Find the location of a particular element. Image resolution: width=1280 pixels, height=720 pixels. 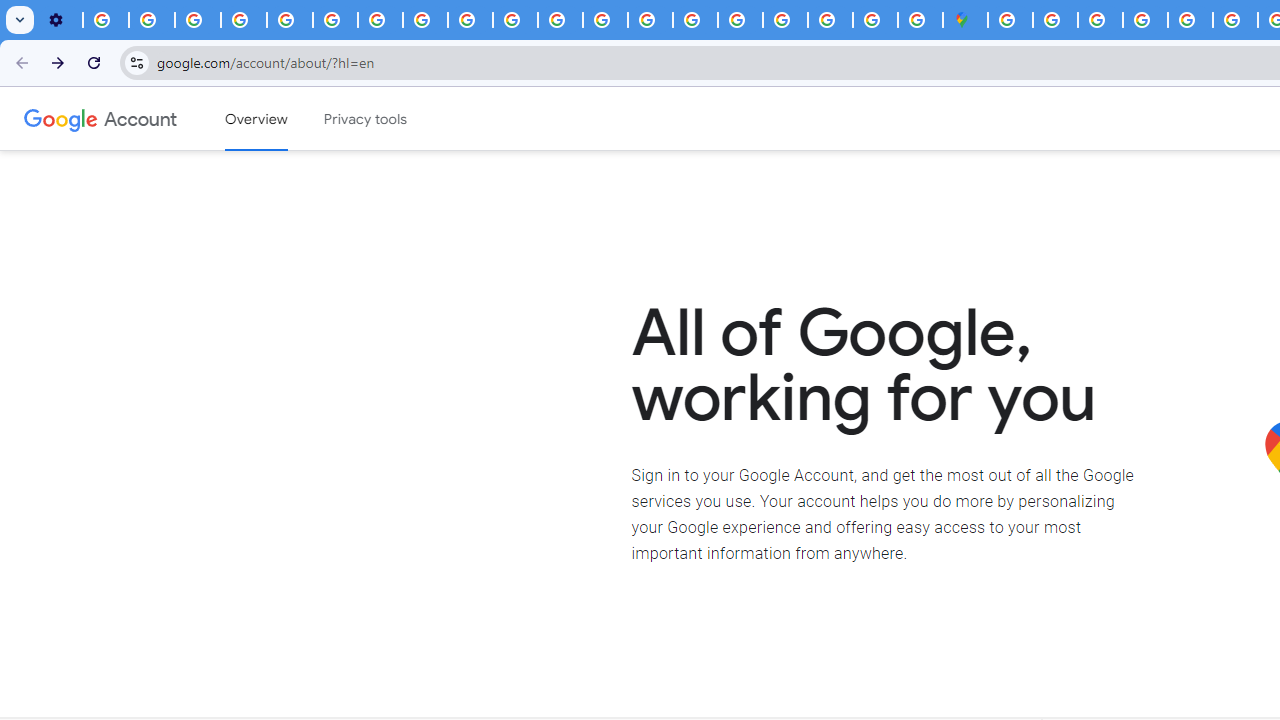

'Privacy Checkup' is located at coordinates (469, 20).